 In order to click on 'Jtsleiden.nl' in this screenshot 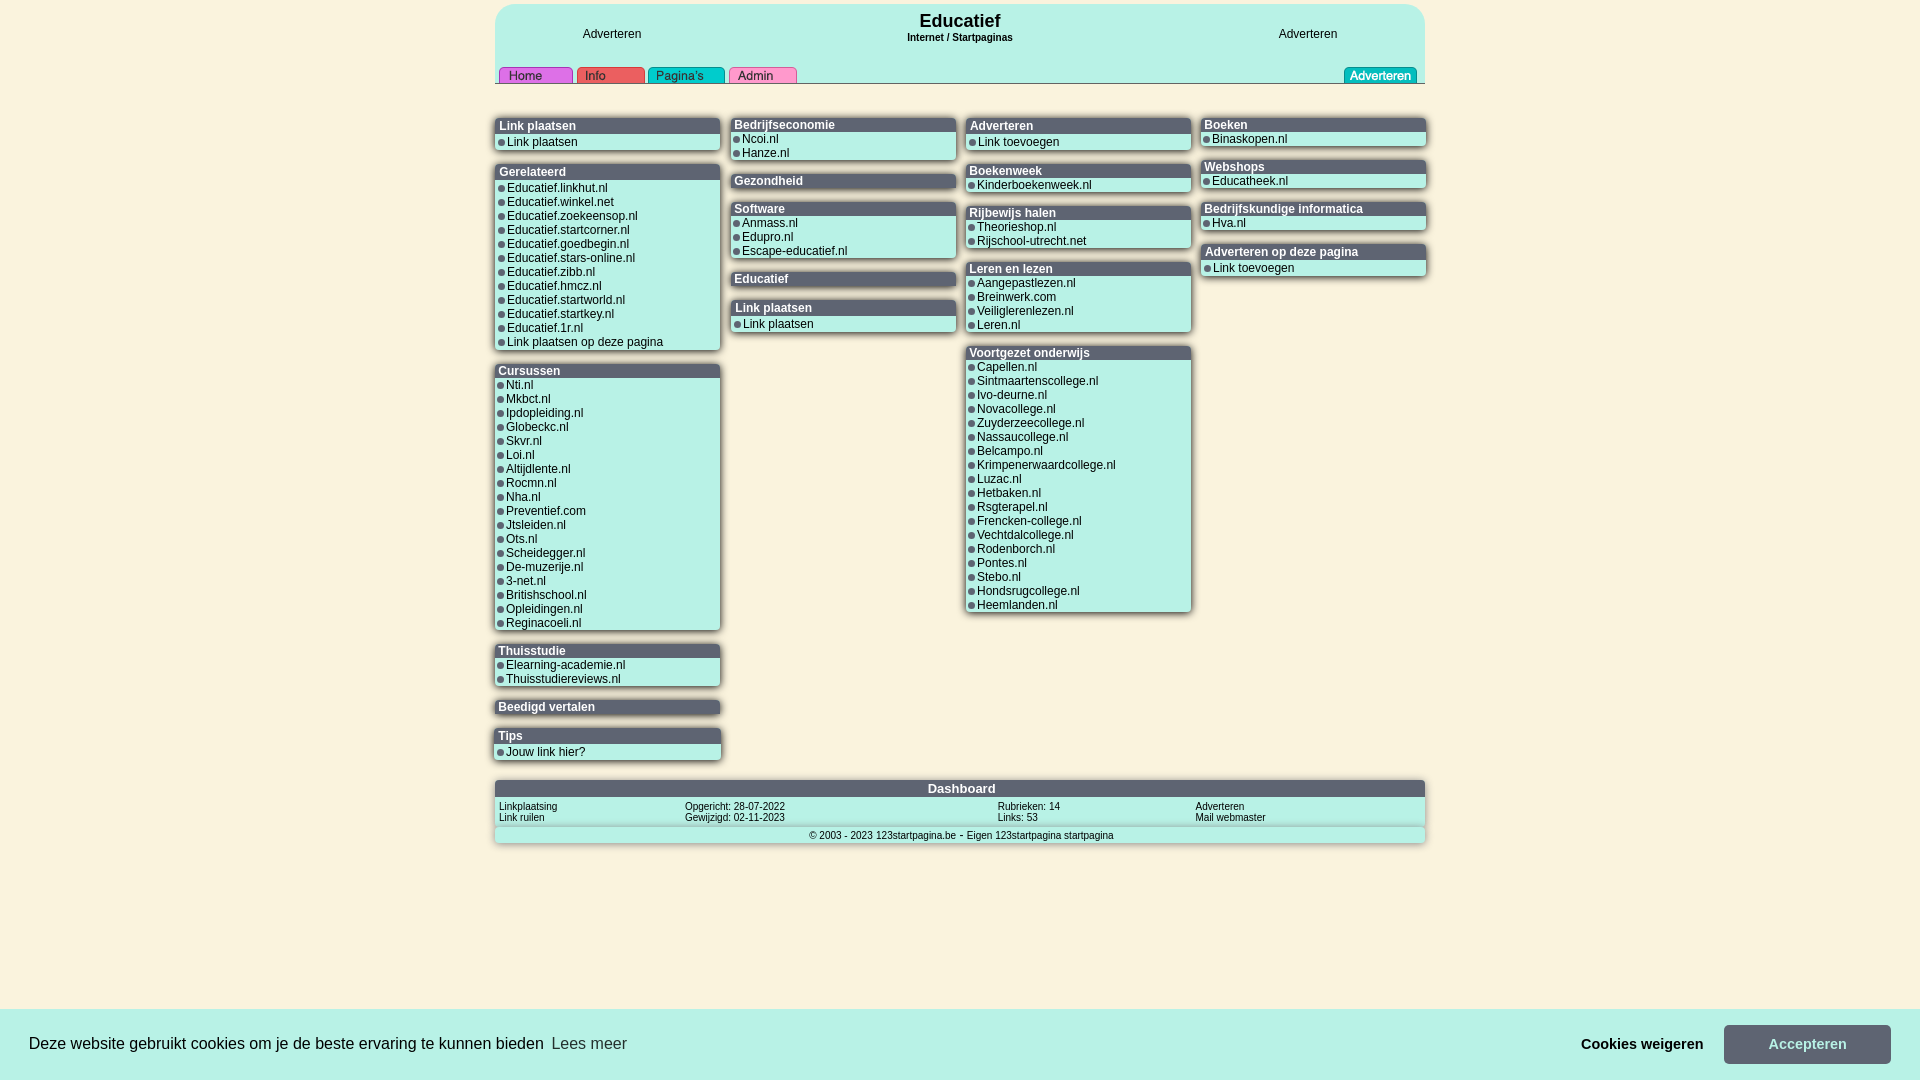, I will do `click(536, 523)`.